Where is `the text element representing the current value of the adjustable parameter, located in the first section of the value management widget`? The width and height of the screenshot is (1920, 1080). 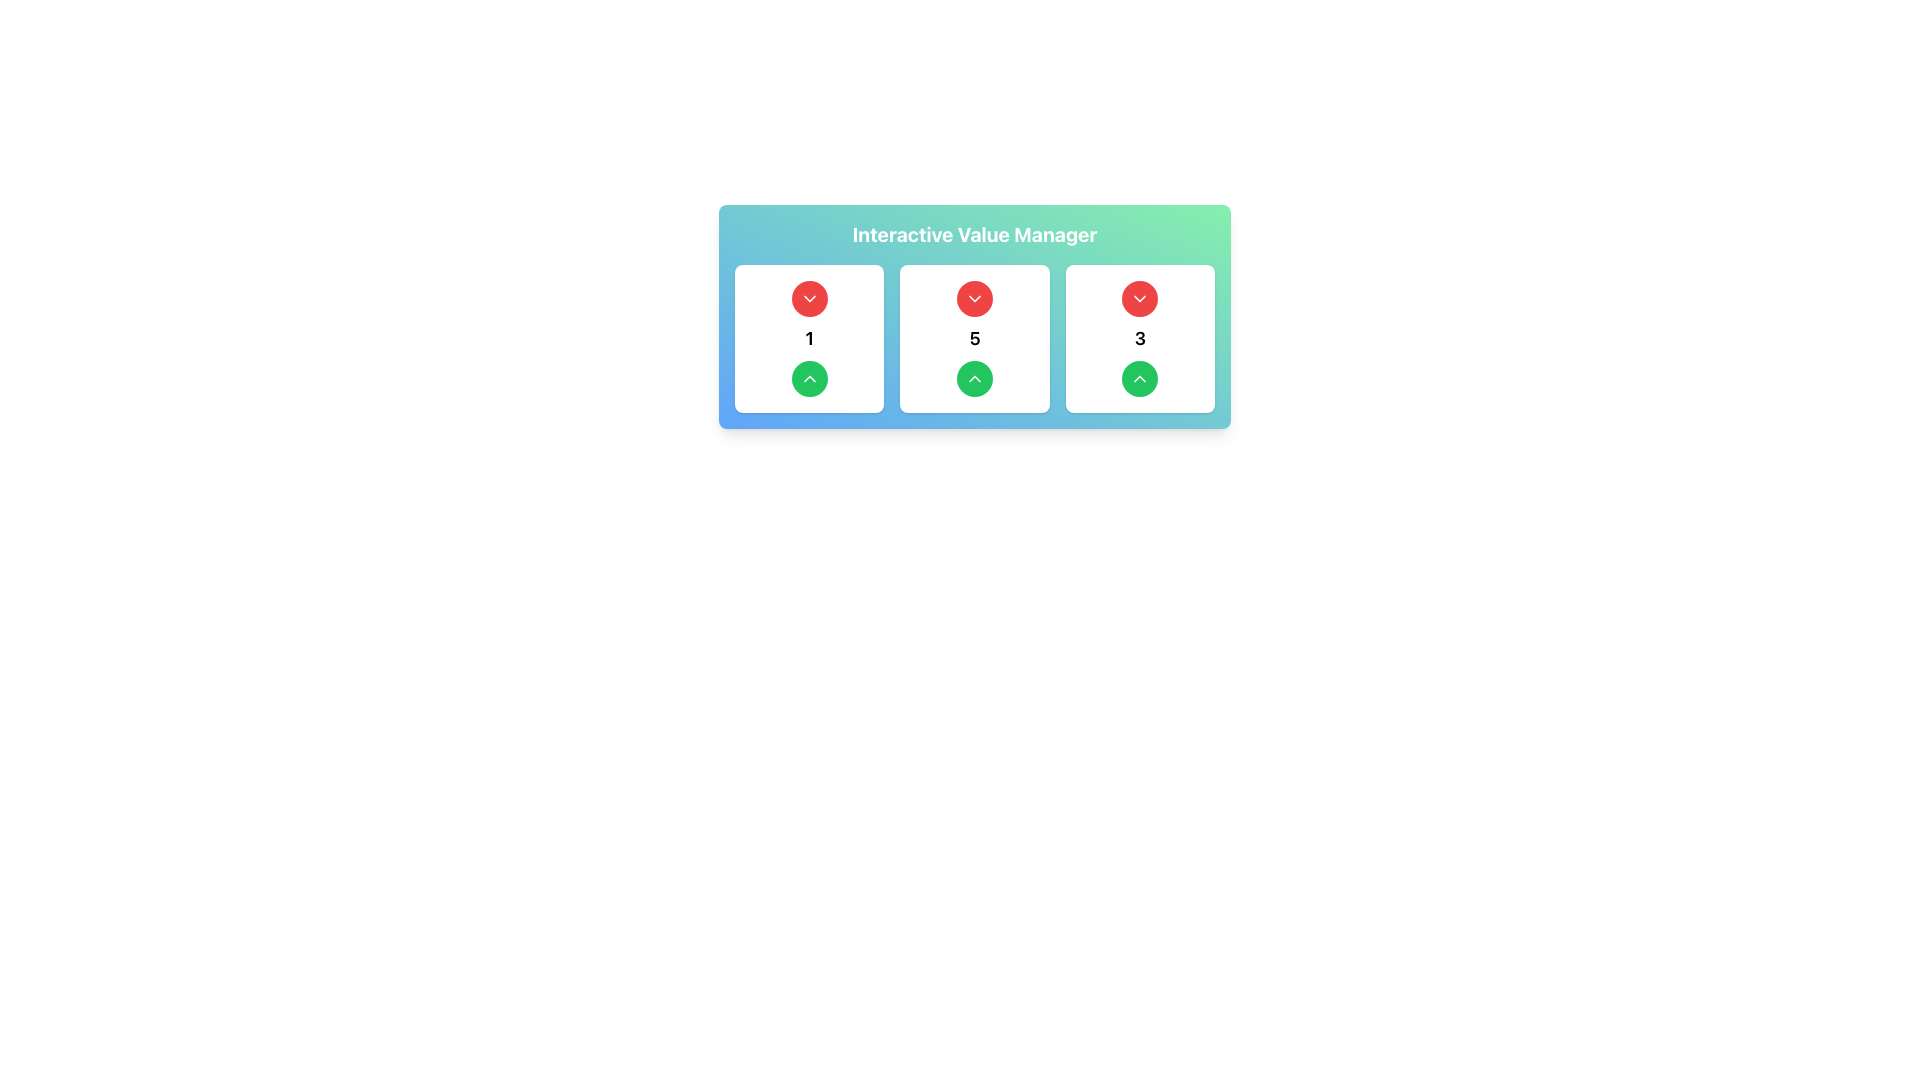 the text element representing the current value of the adjustable parameter, located in the first section of the value management widget is located at coordinates (809, 338).